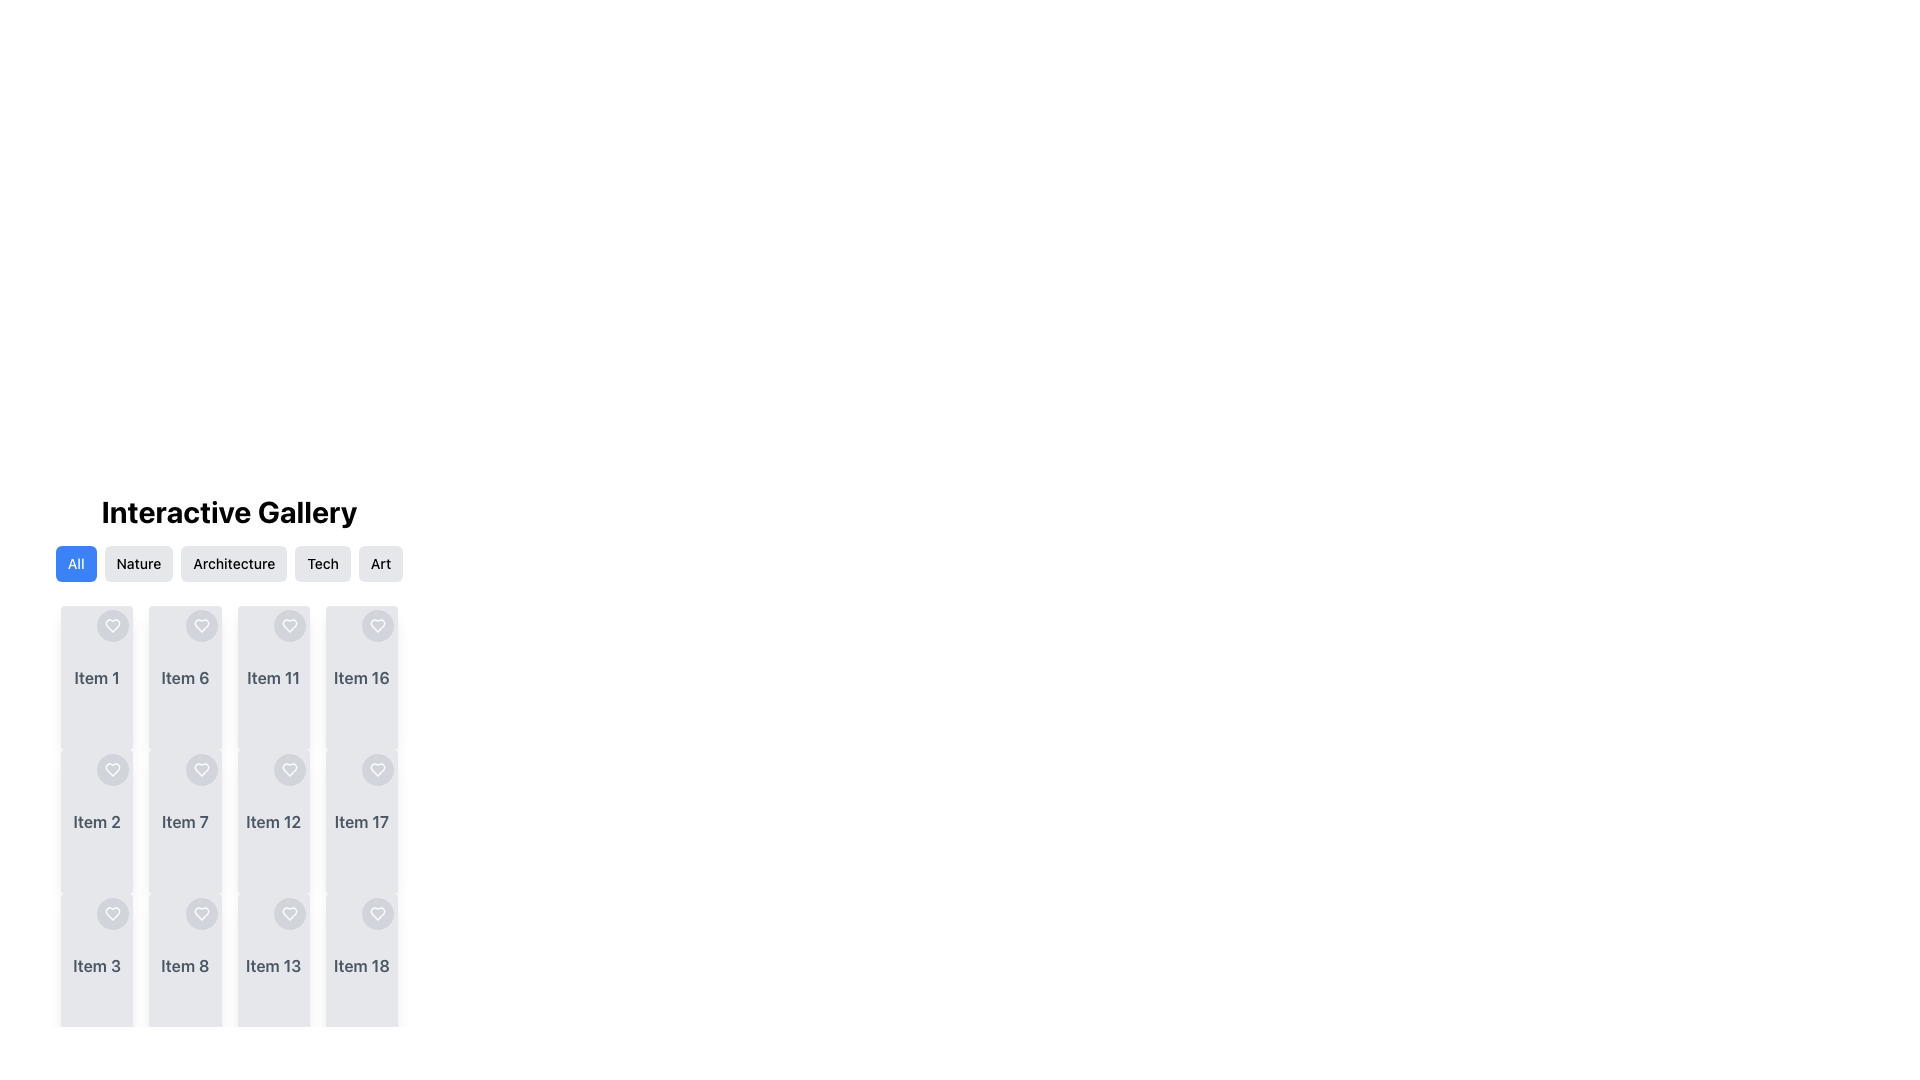  Describe the element at coordinates (201, 769) in the screenshot. I see `the heart icon button located in 'Item 7' of the favorites grid` at that location.